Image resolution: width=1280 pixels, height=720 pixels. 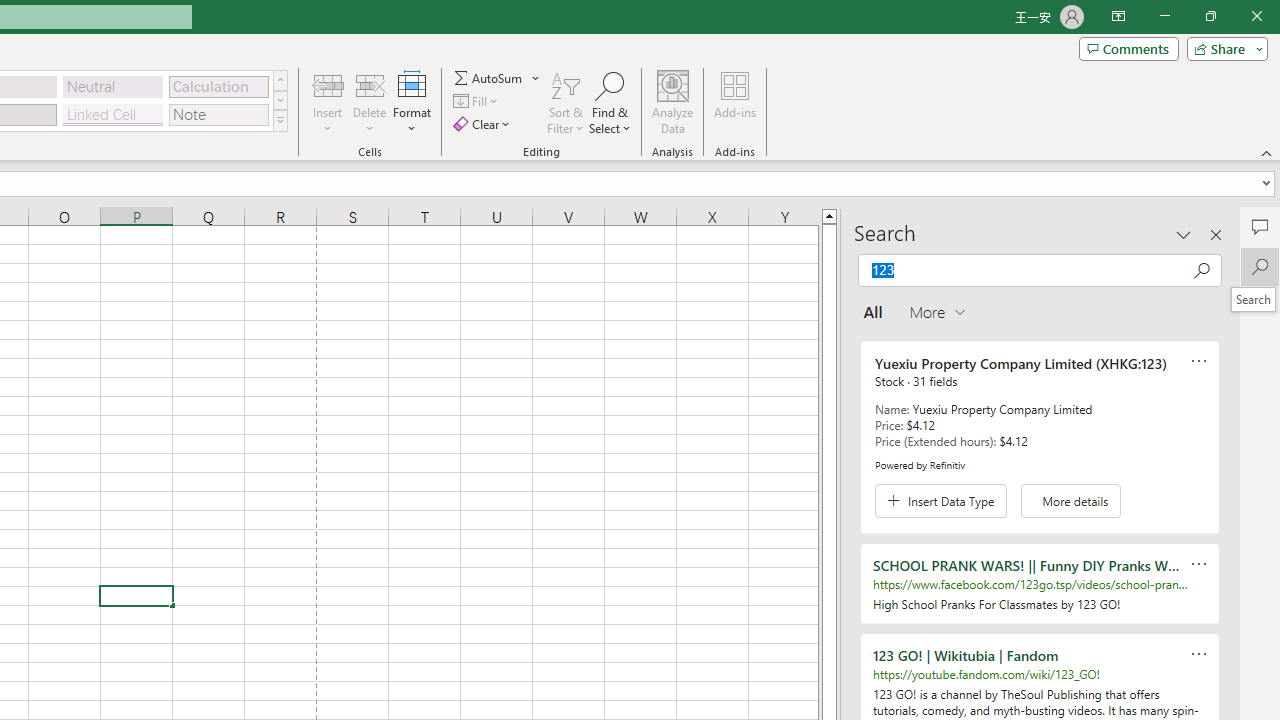 I want to click on 'Format', so click(x=411, y=103).